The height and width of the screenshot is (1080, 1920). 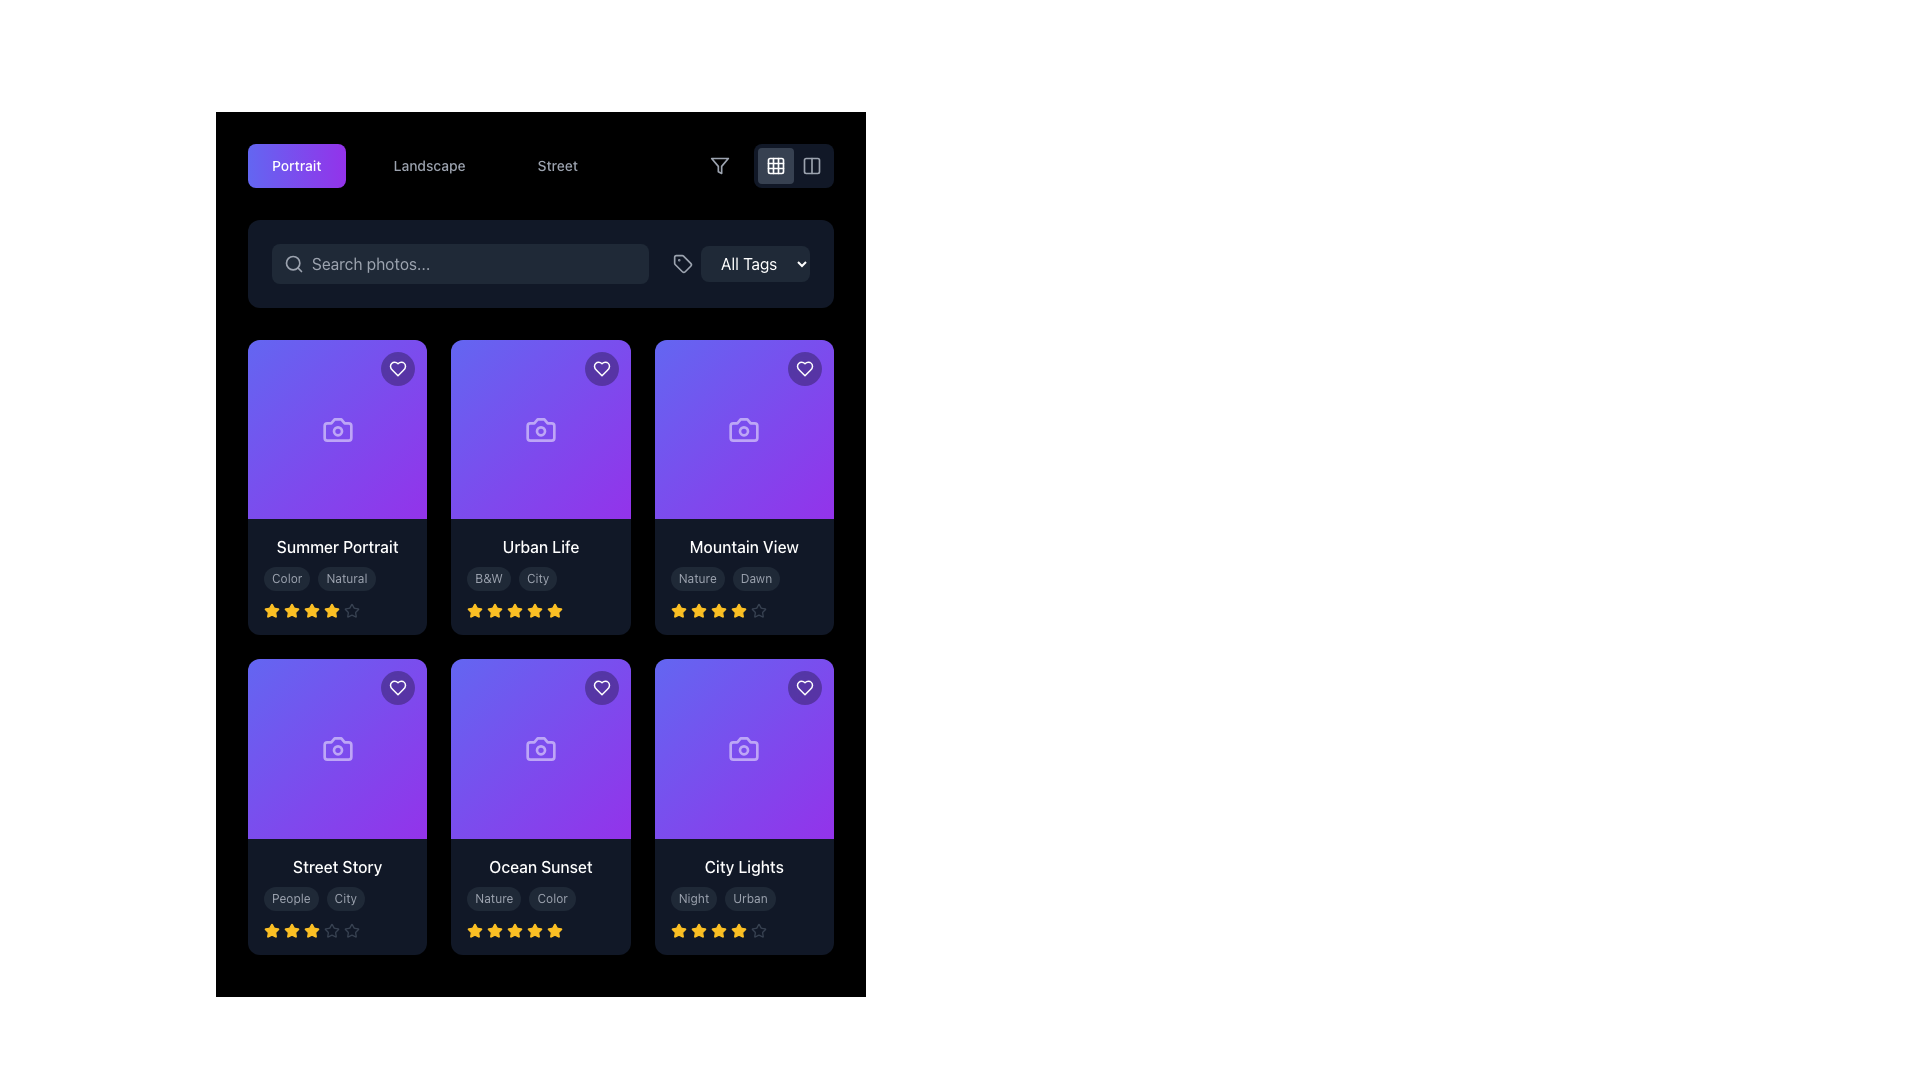 What do you see at coordinates (600, 687) in the screenshot?
I see `the heart-shaped icon button with a semi-transparent black background located at the top-right corner of the 'Ocean Sunset' card to favorite or like the associated item` at bounding box center [600, 687].